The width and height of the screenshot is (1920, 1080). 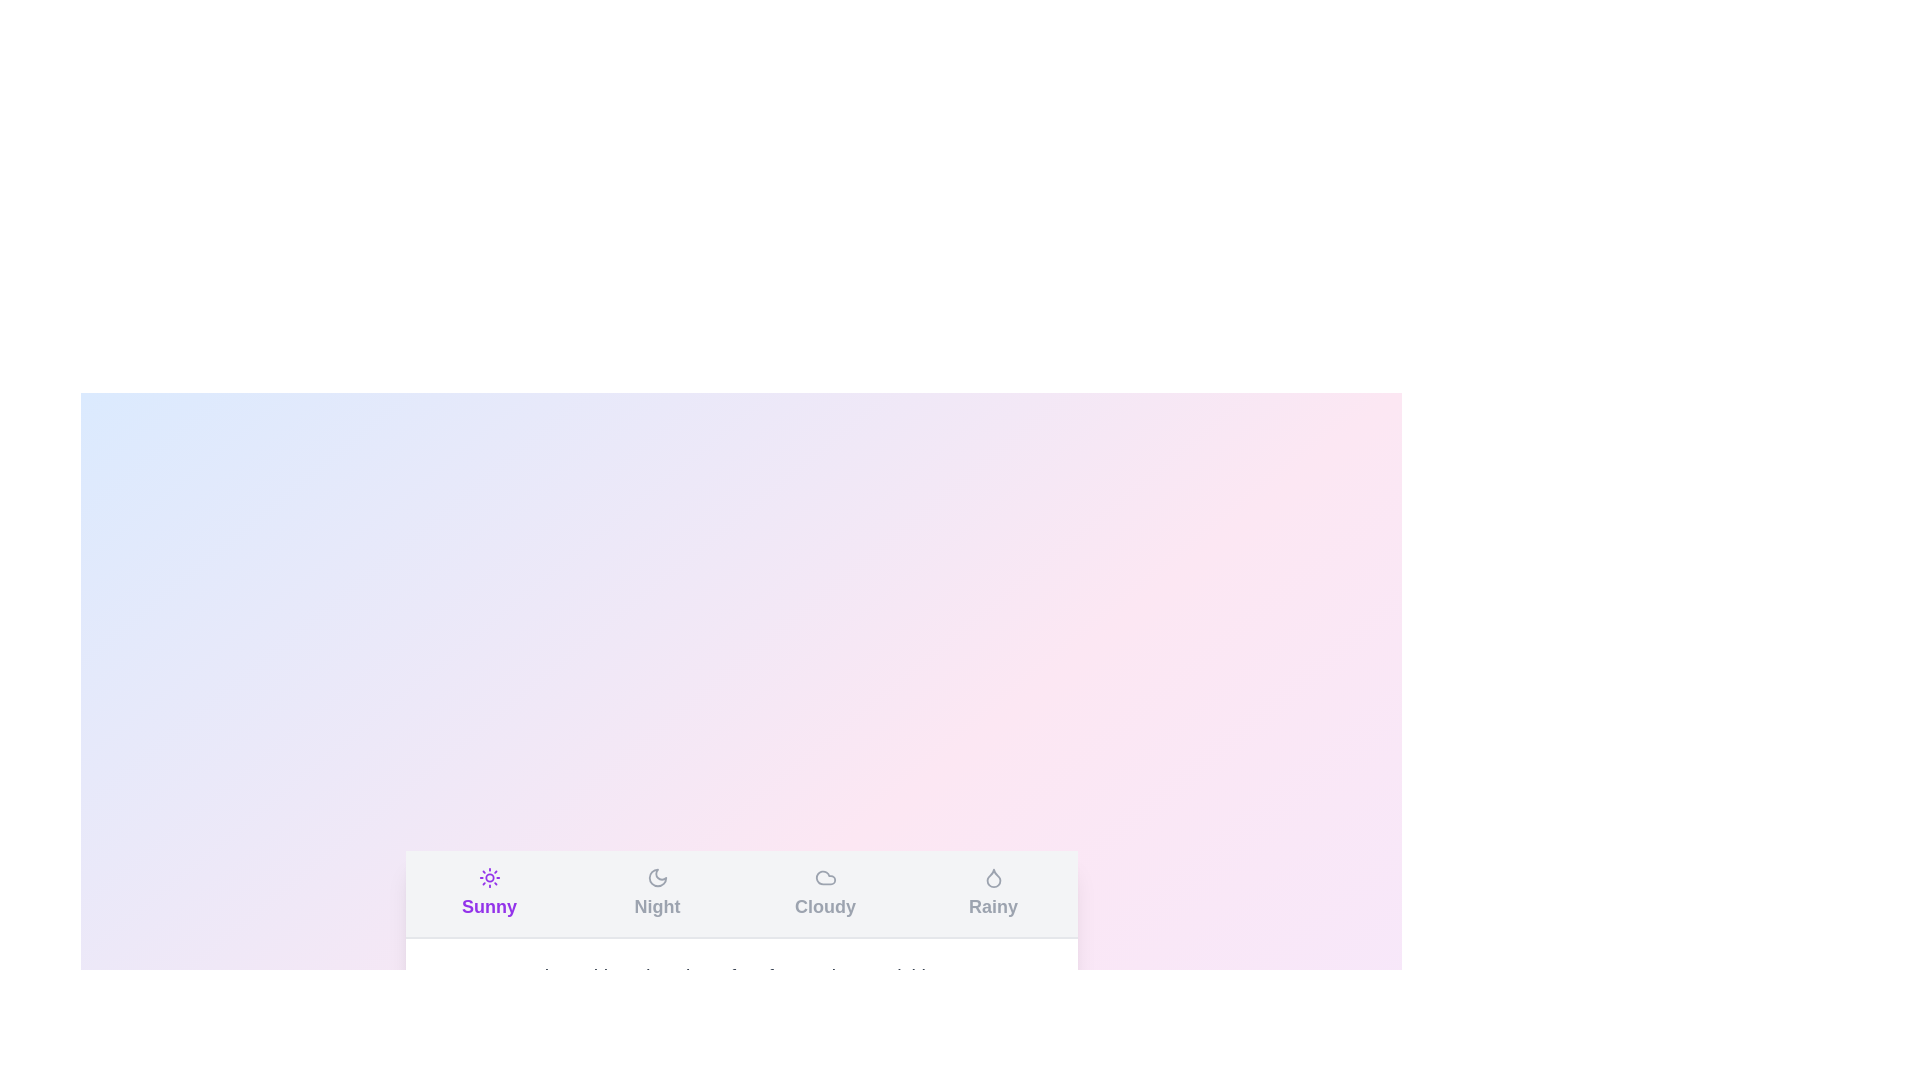 What do you see at coordinates (489, 893) in the screenshot?
I see `the tab labeled Sunny to switch to the respective weather condition` at bounding box center [489, 893].